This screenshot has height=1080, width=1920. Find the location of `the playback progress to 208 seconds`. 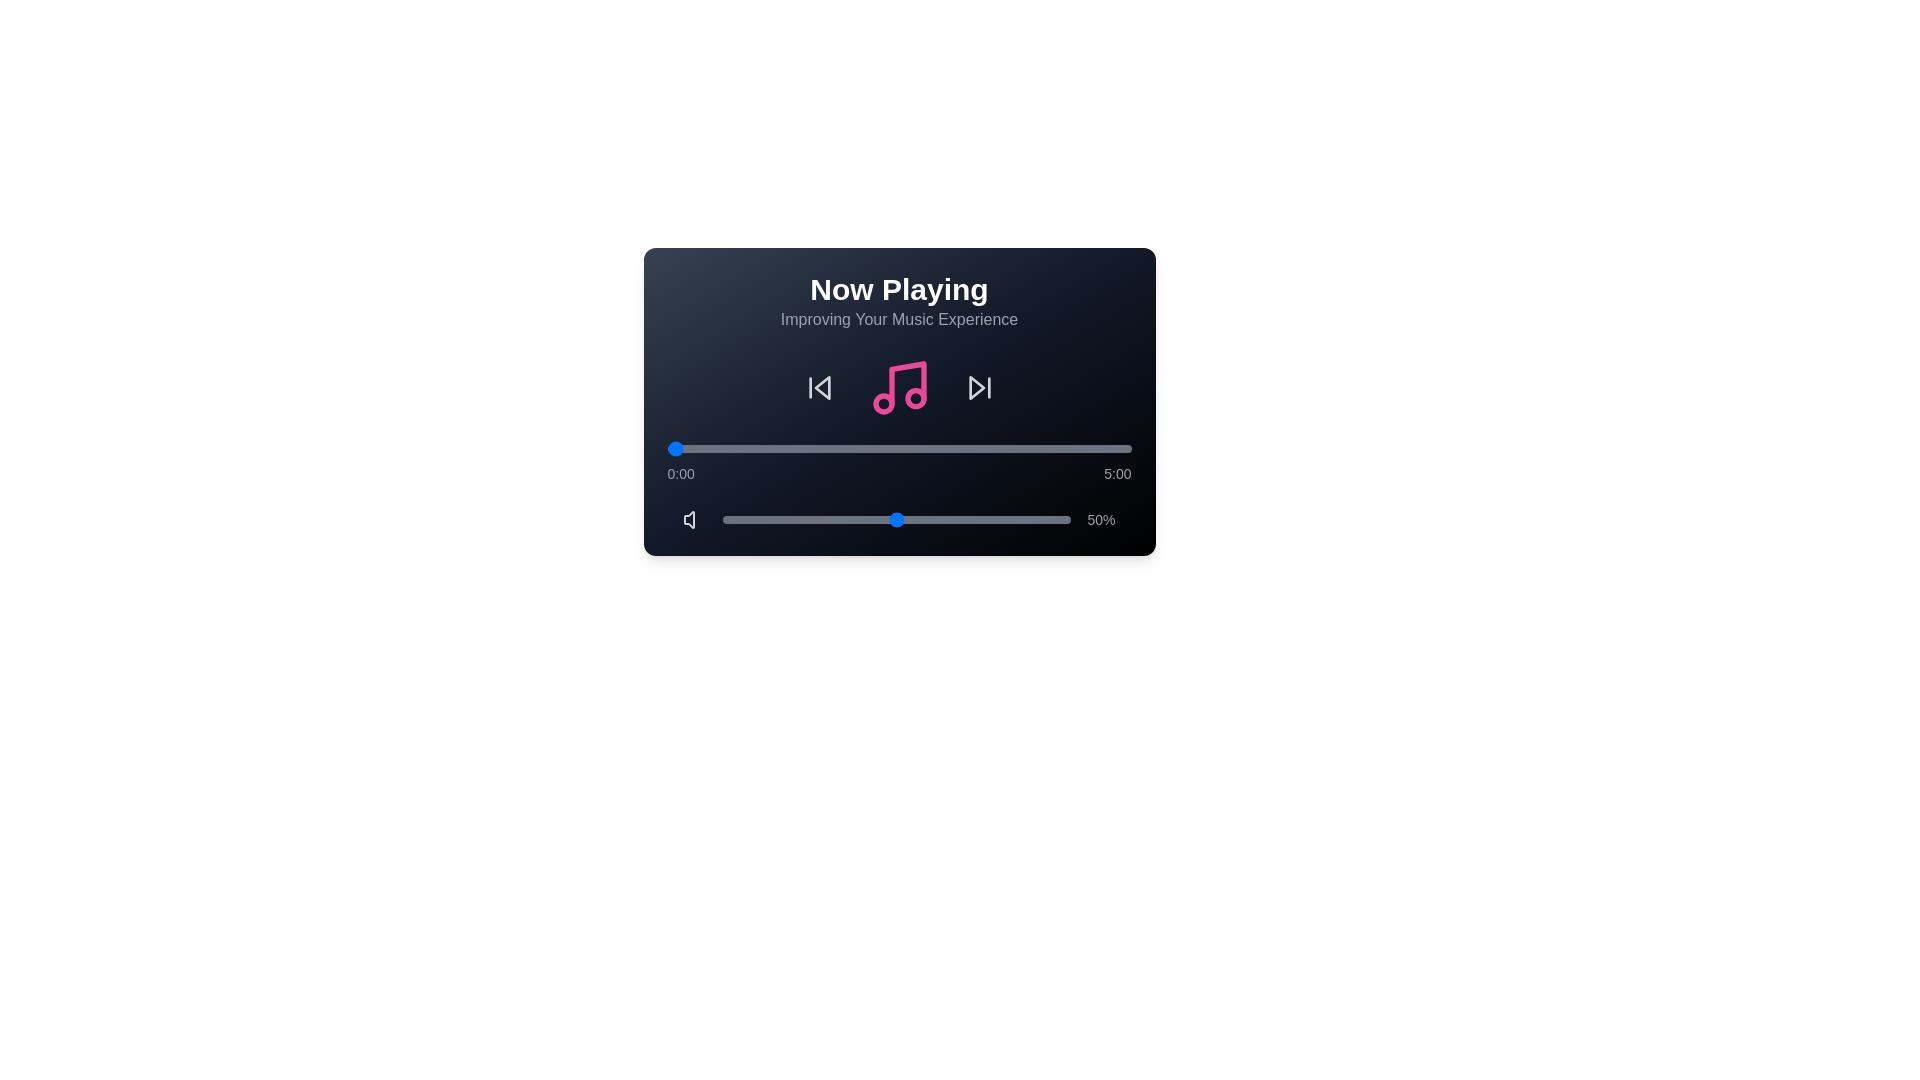

the playback progress to 208 seconds is located at coordinates (989, 447).